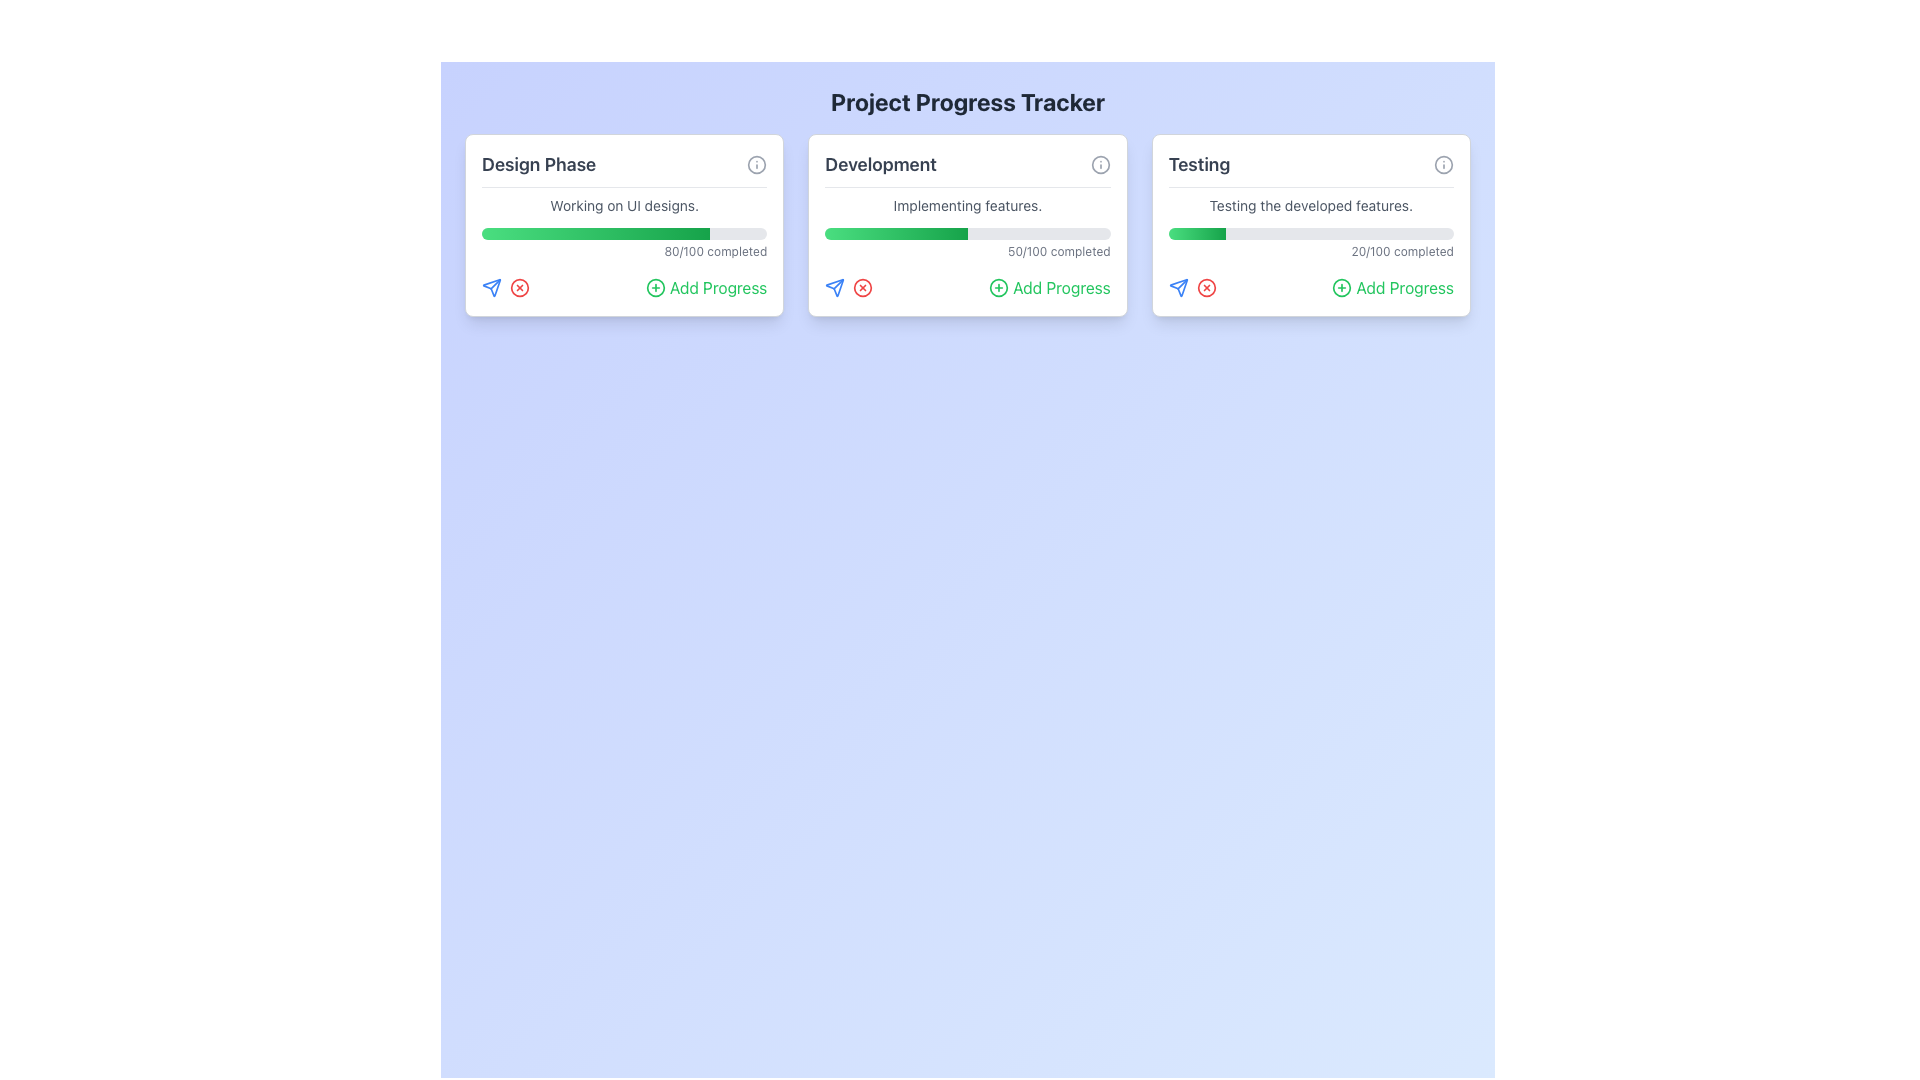 This screenshot has width=1920, height=1080. What do you see at coordinates (623, 205) in the screenshot?
I see `the text label displaying 'Working on UI designs.' which is the second descriptor within the 'Design Phase' card` at bounding box center [623, 205].